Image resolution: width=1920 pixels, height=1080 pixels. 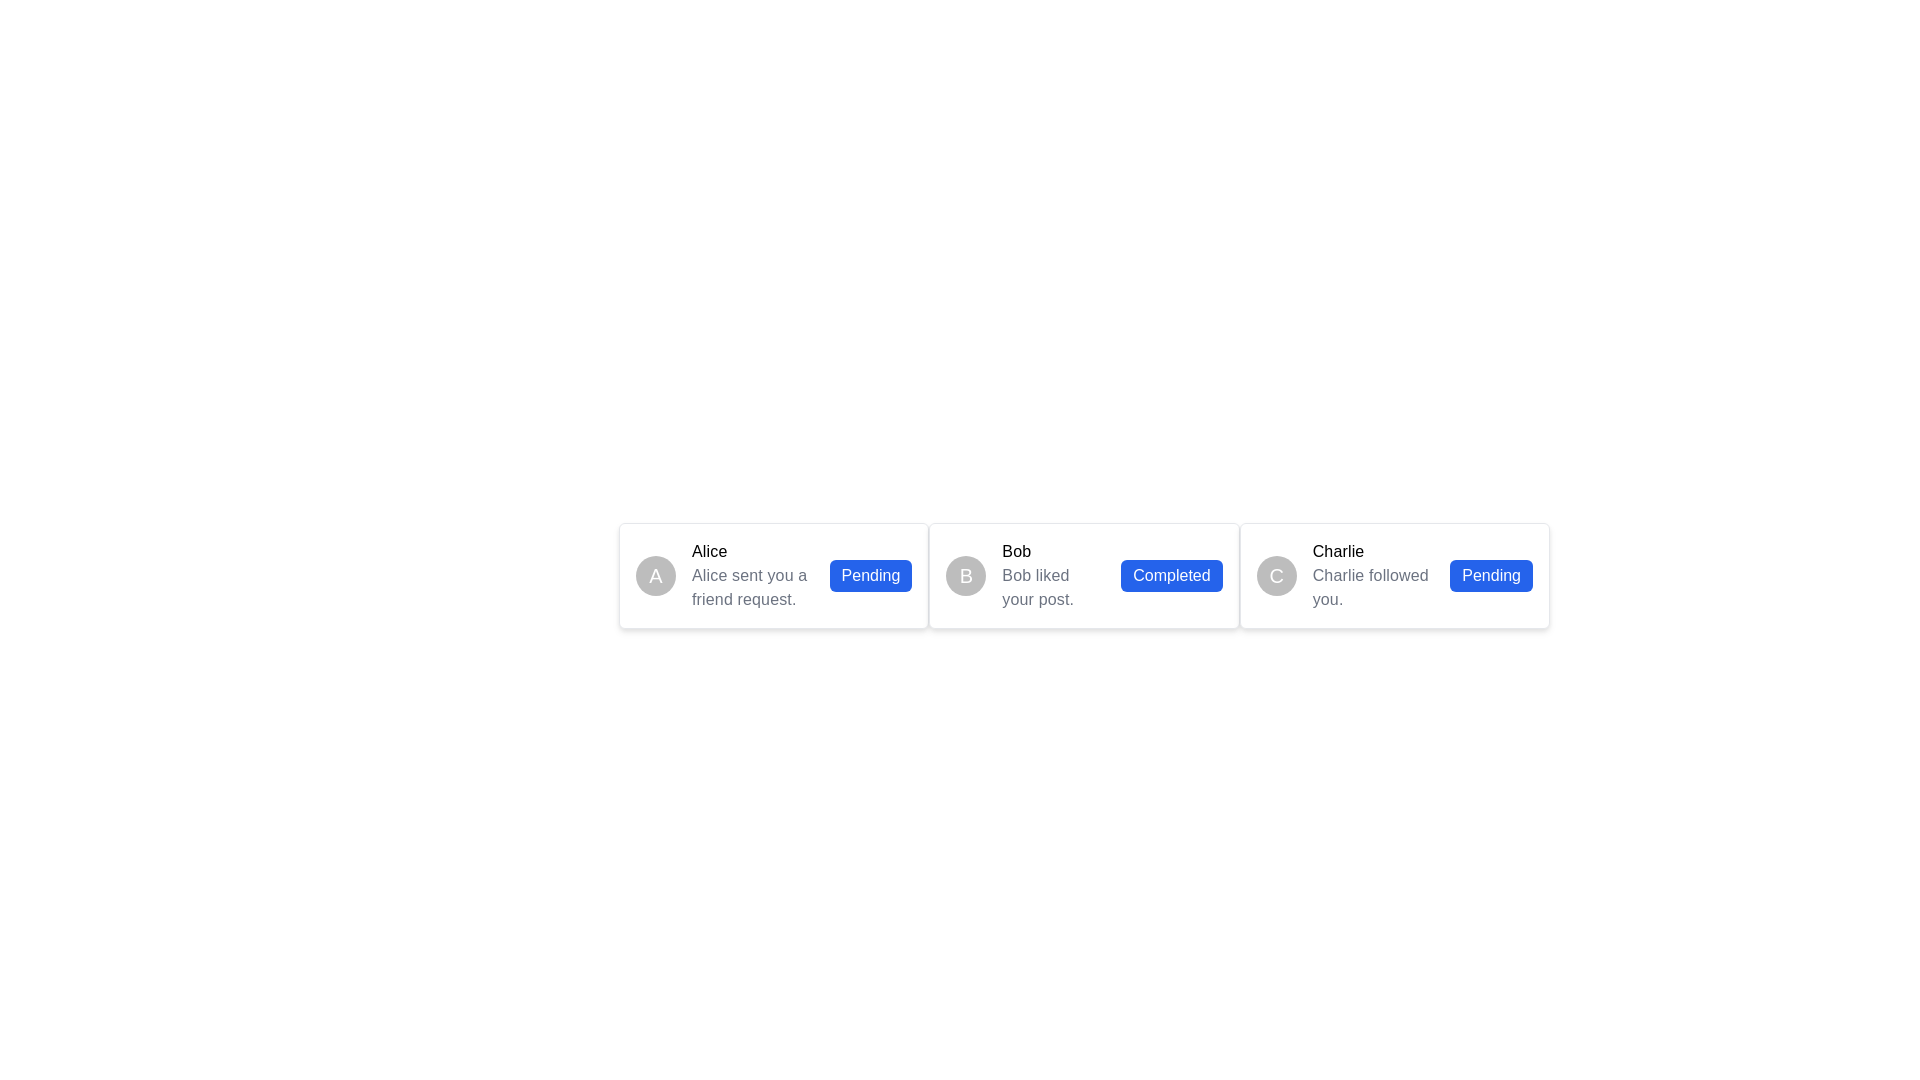 What do you see at coordinates (1372, 575) in the screenshot?
I see `the notification text display indicating that user 'Charlie' is following, located between a circular avatar with 'C' and a blue button labeled 'Pending'` at bounding box center [1372, 575].